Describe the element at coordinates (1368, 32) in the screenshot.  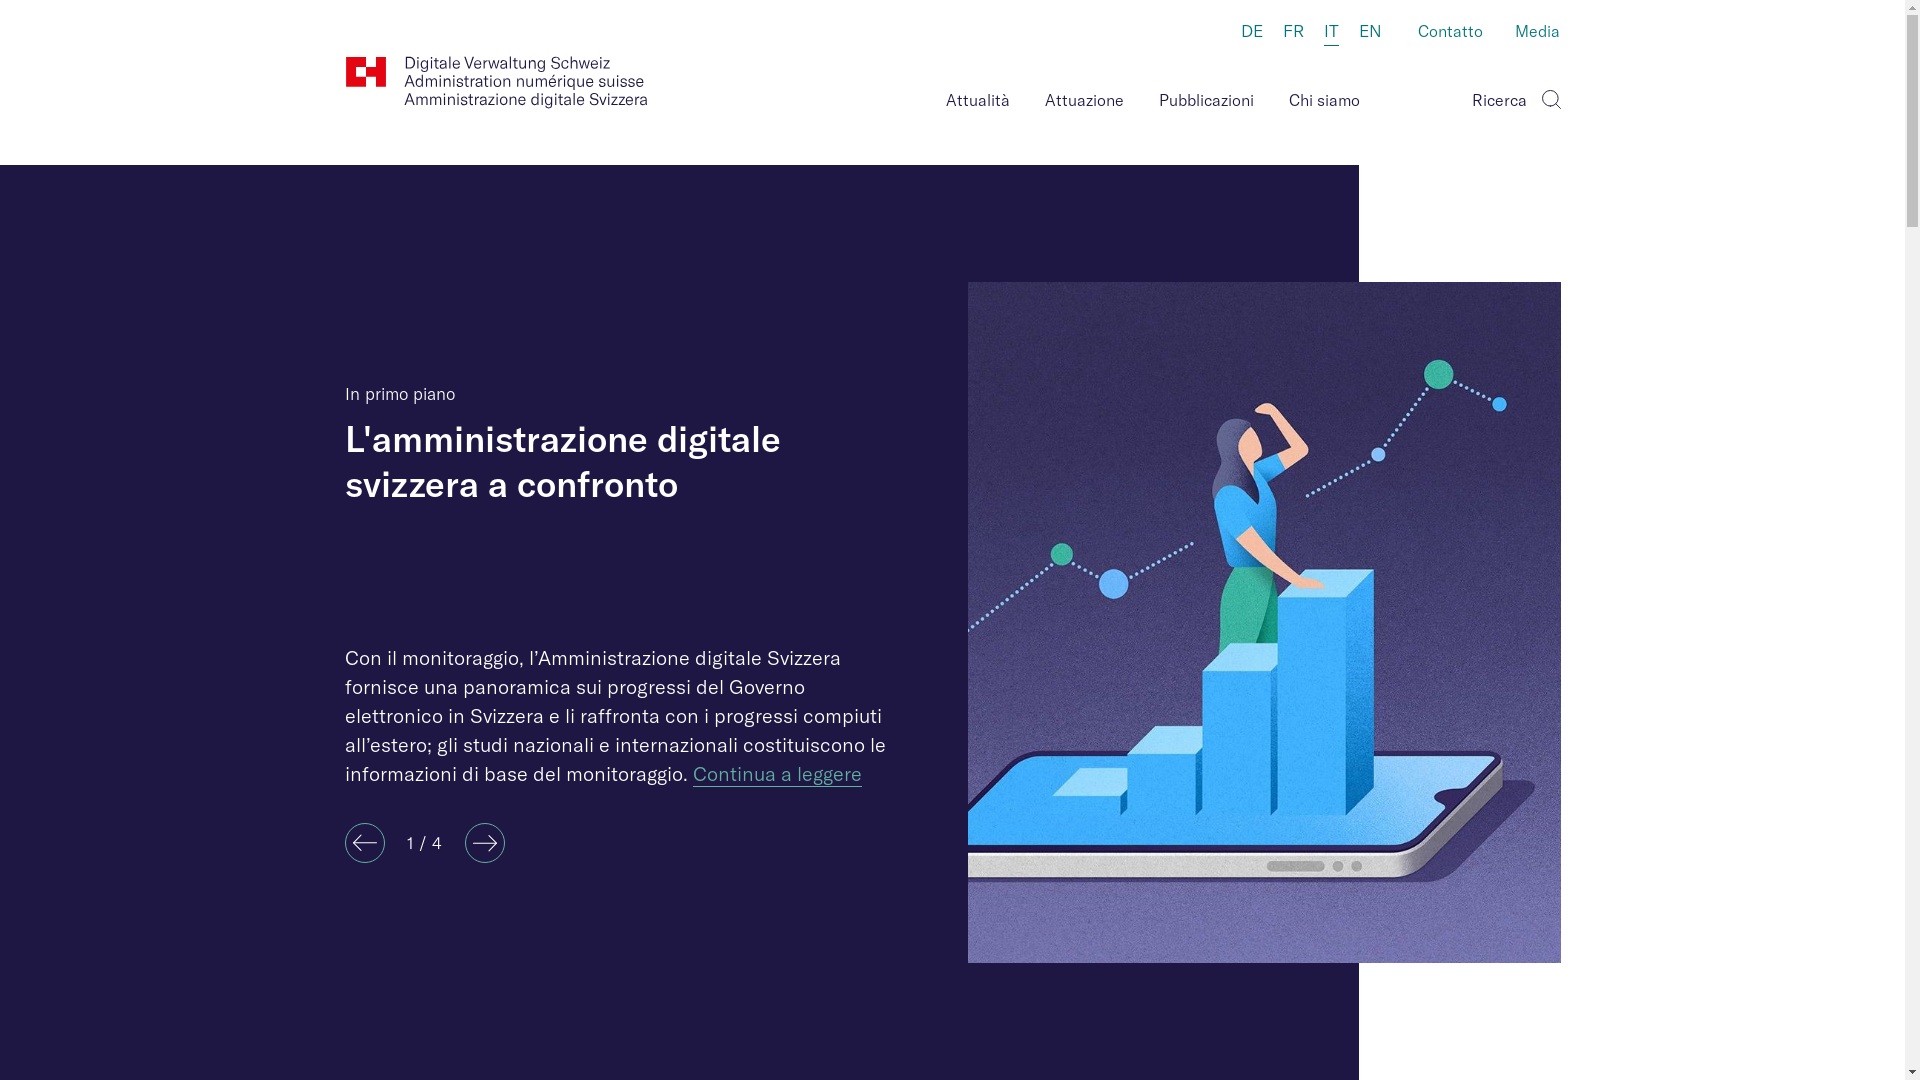
I see `'EN'` at that location.